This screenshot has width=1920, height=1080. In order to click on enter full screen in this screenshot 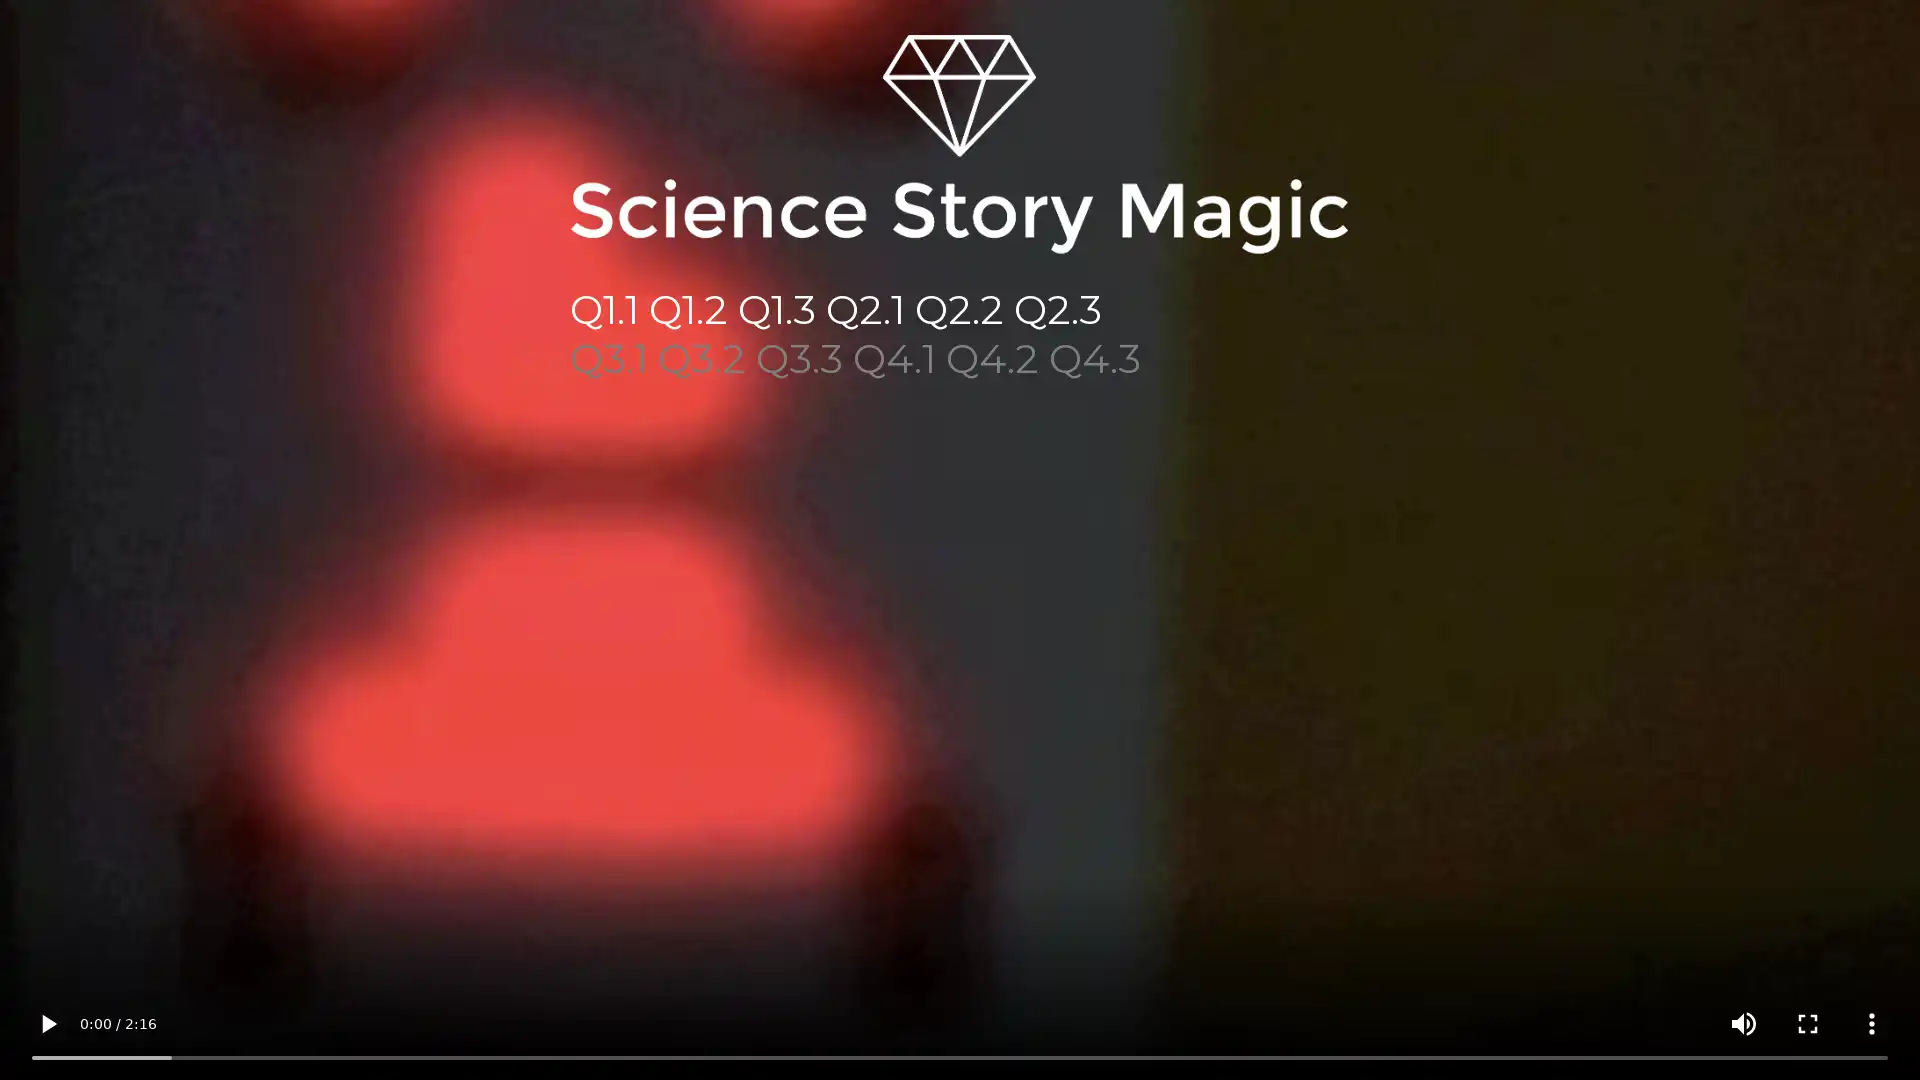, I will do `click(1808, 1023)`.